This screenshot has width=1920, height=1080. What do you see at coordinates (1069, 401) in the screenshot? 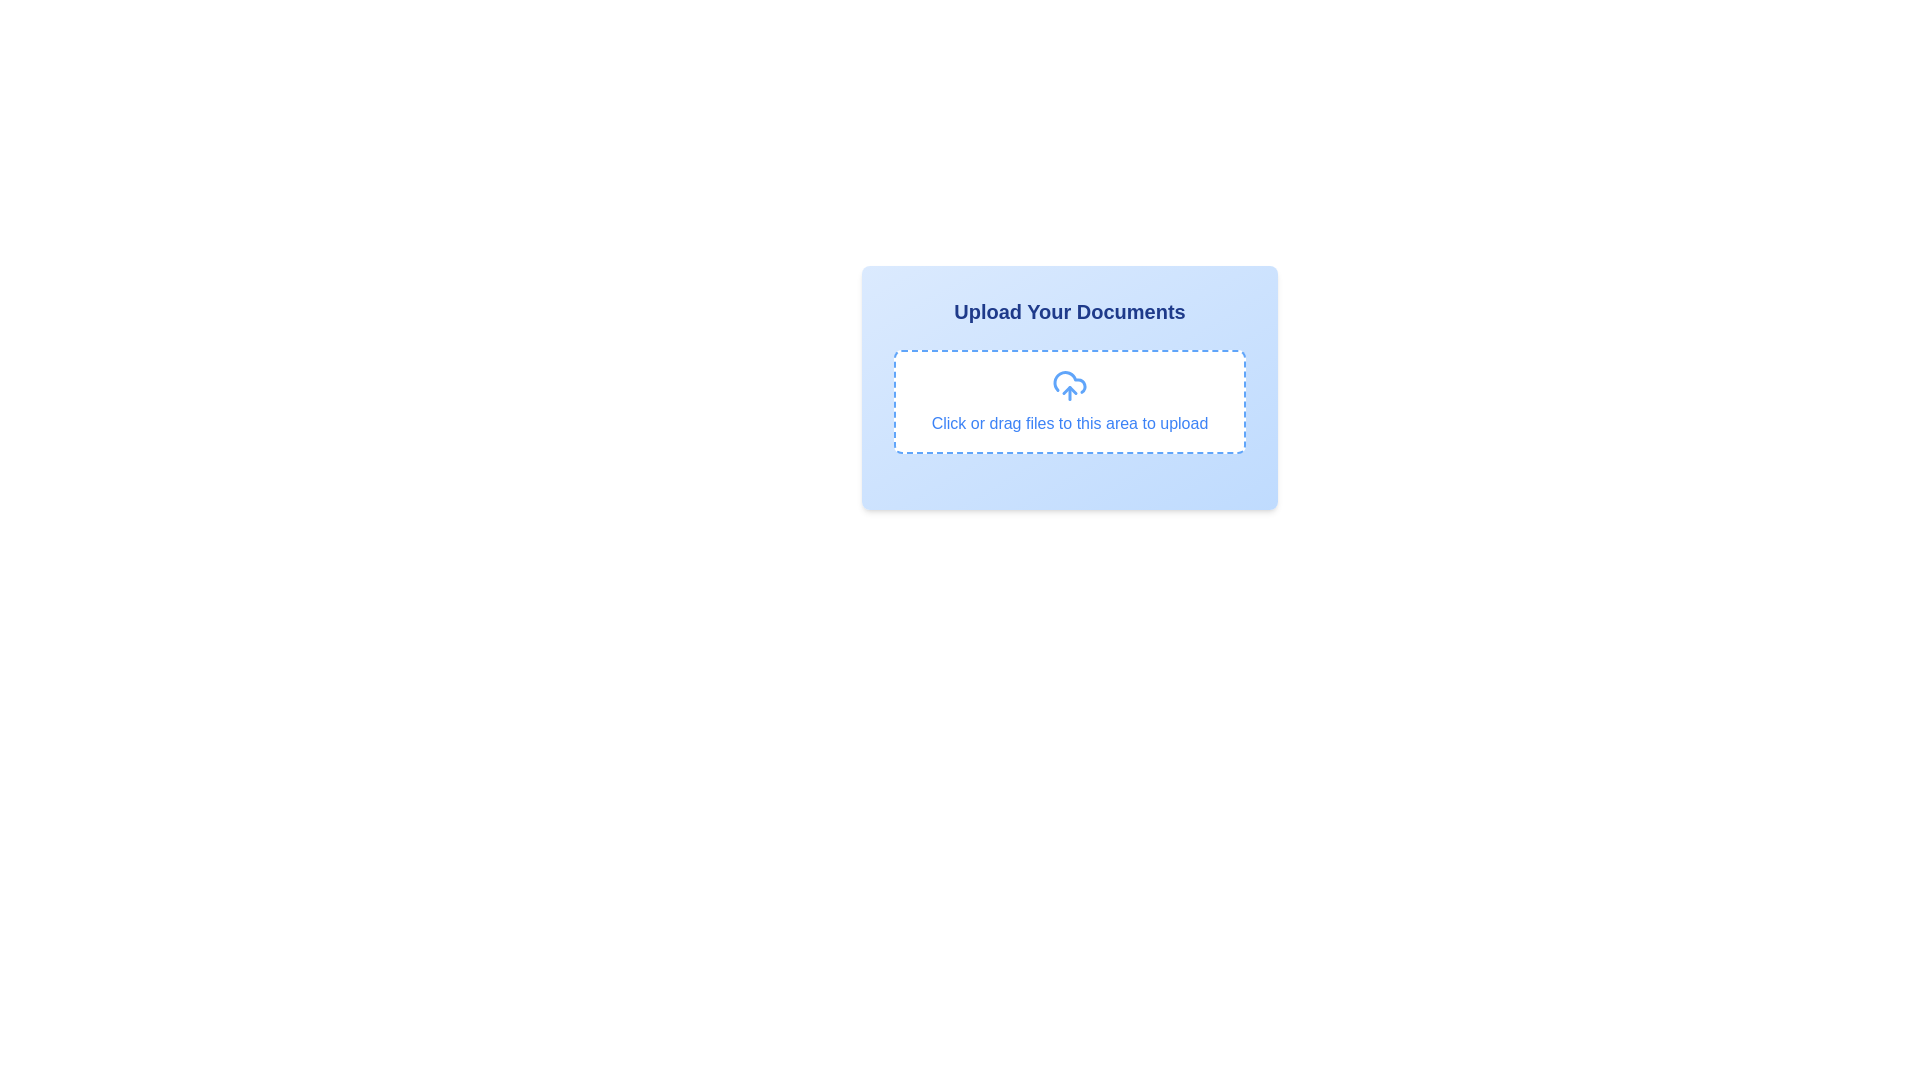
I see `the file upload area, which has a dashed blue border and instructional text saying 'Click or drag files to this area to upload'` at bounding box center [1069, 401].